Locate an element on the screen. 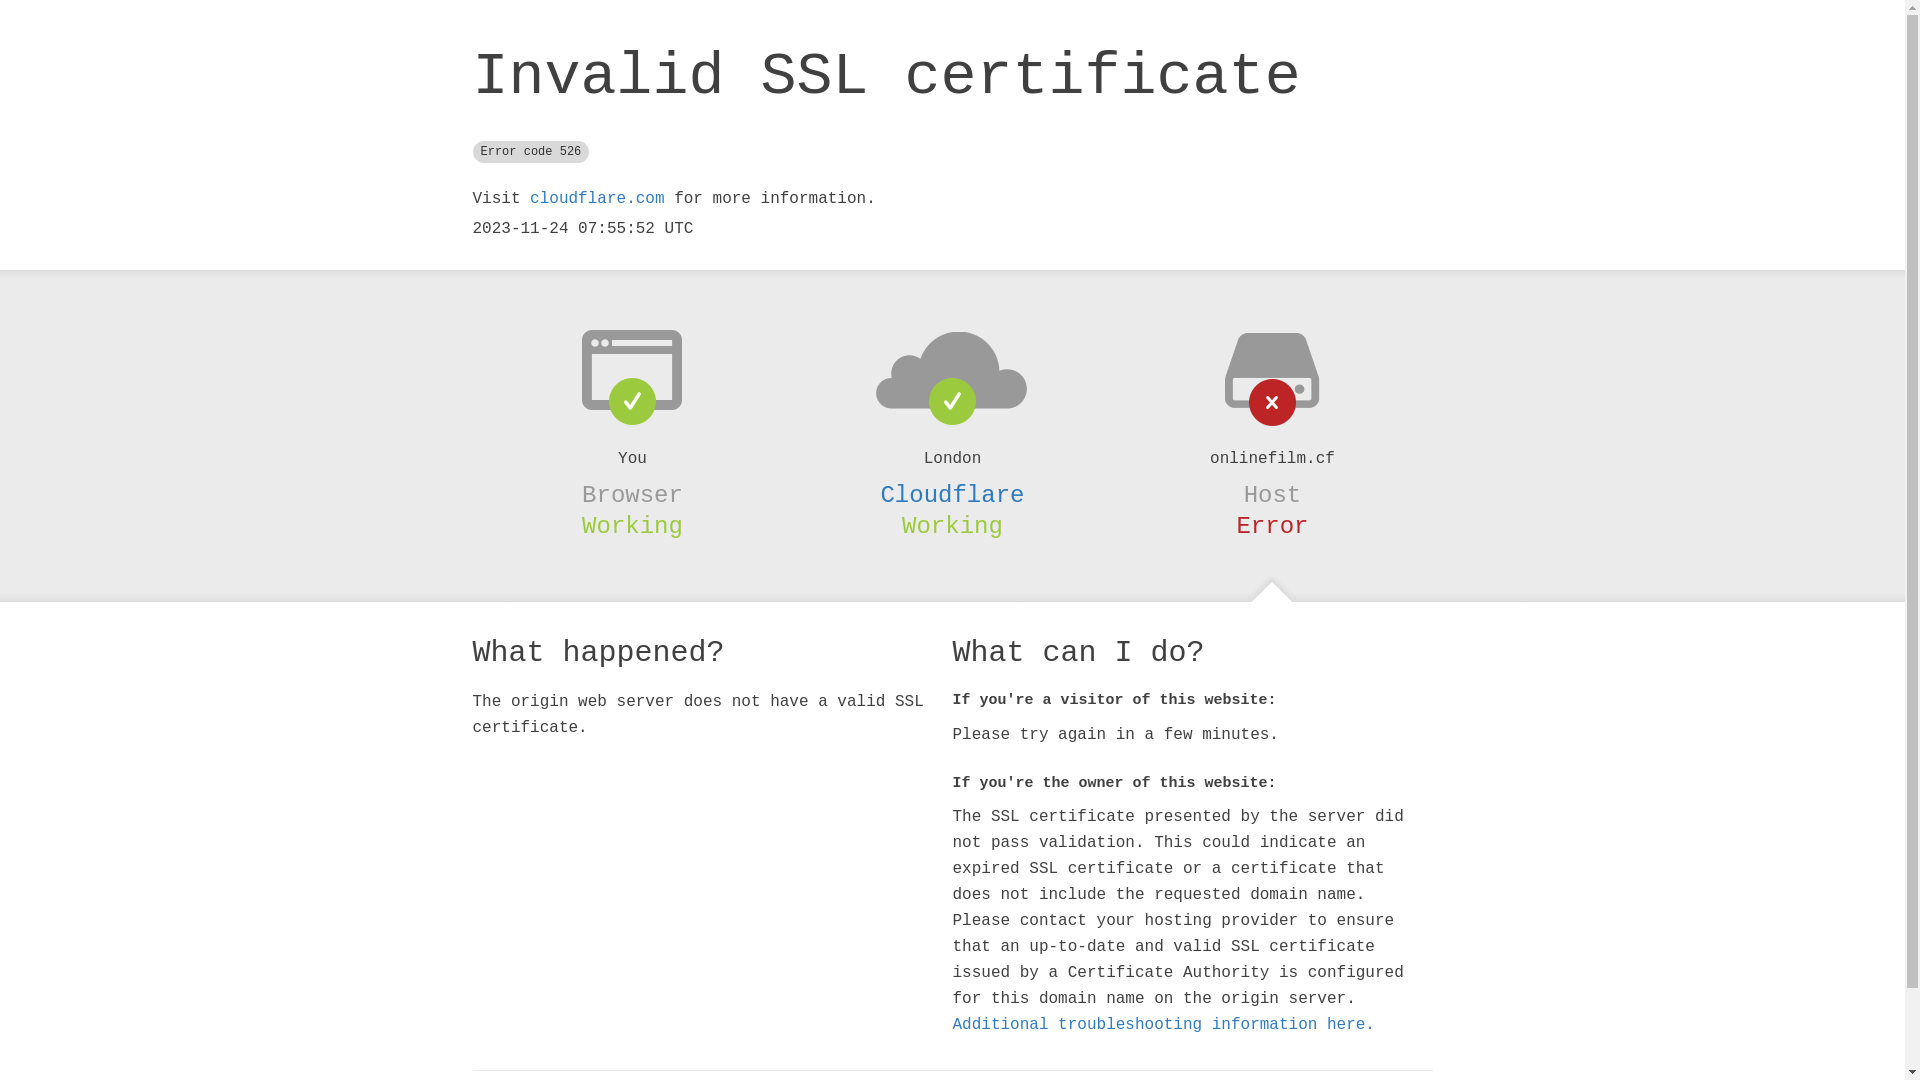  'cloudflare.com' is located at coordinates (595, 199).